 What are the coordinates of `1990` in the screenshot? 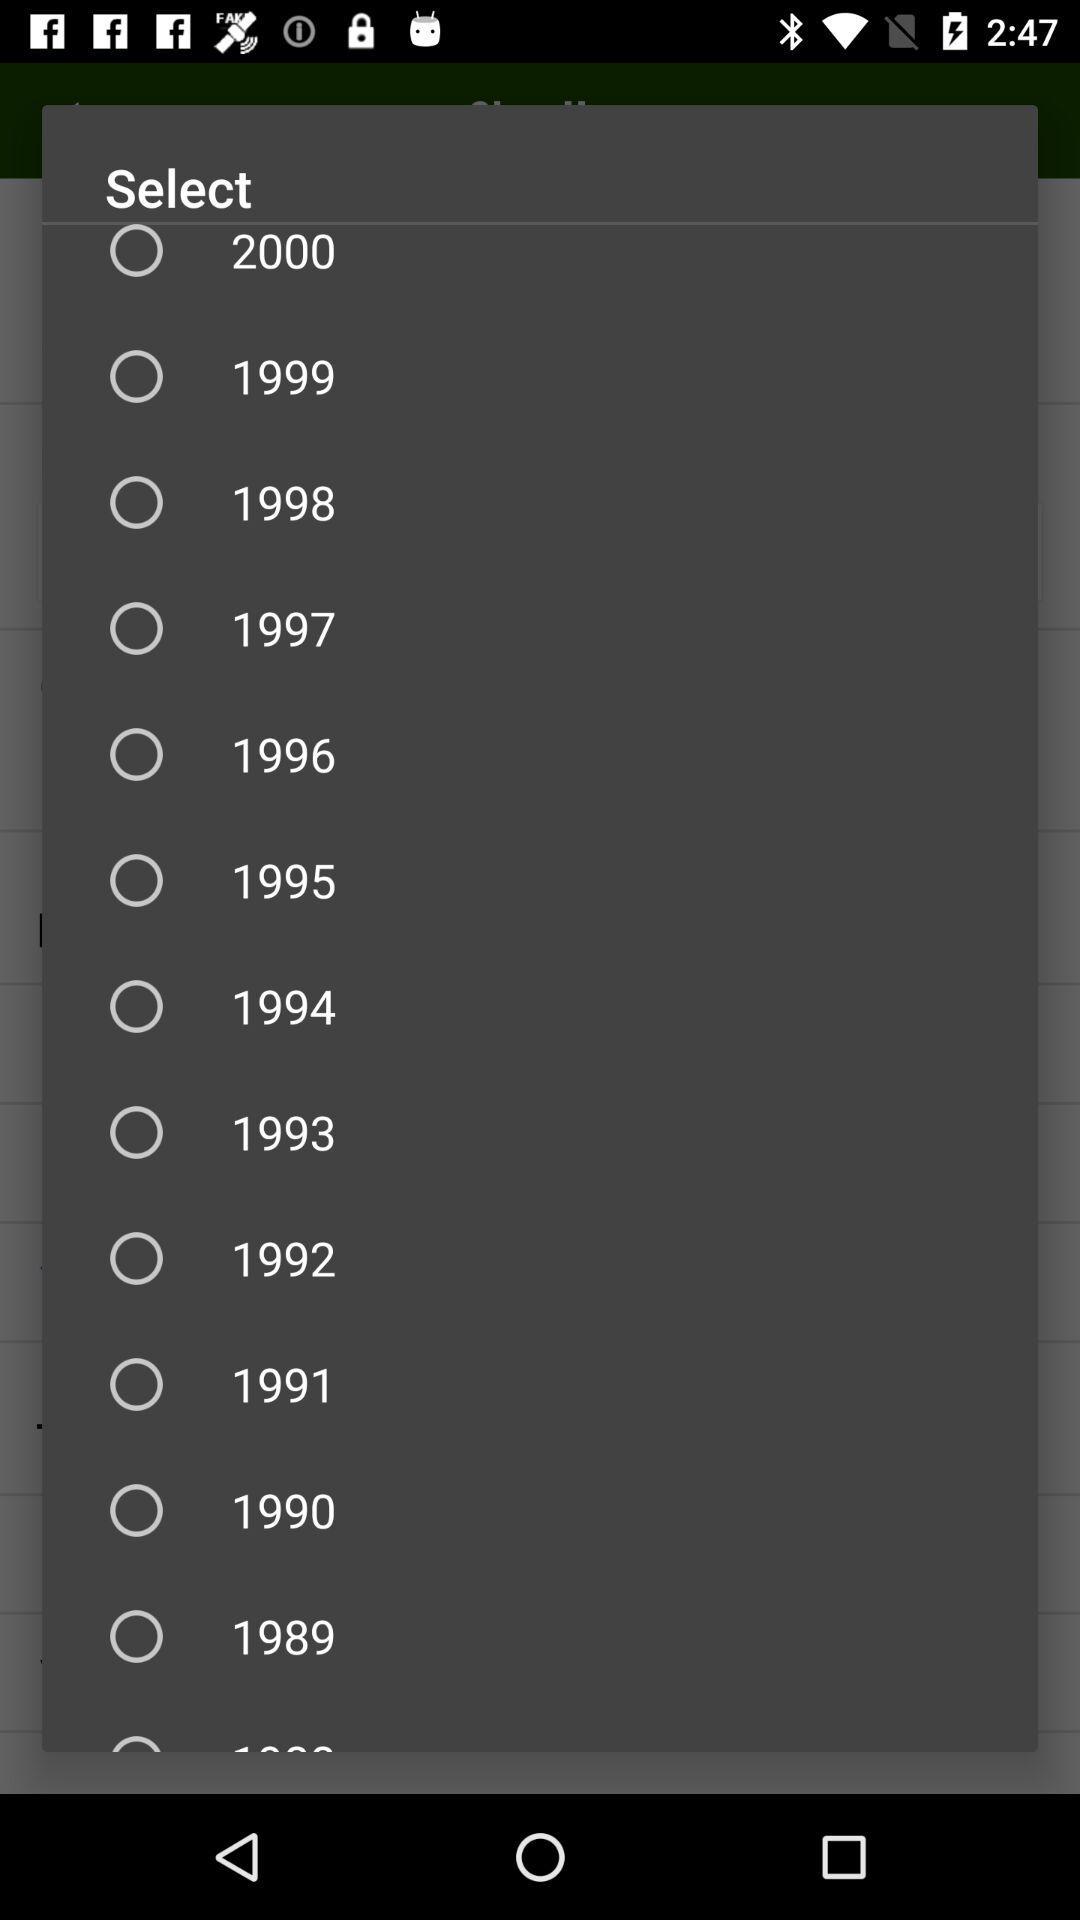 It's located at (540, 1510).